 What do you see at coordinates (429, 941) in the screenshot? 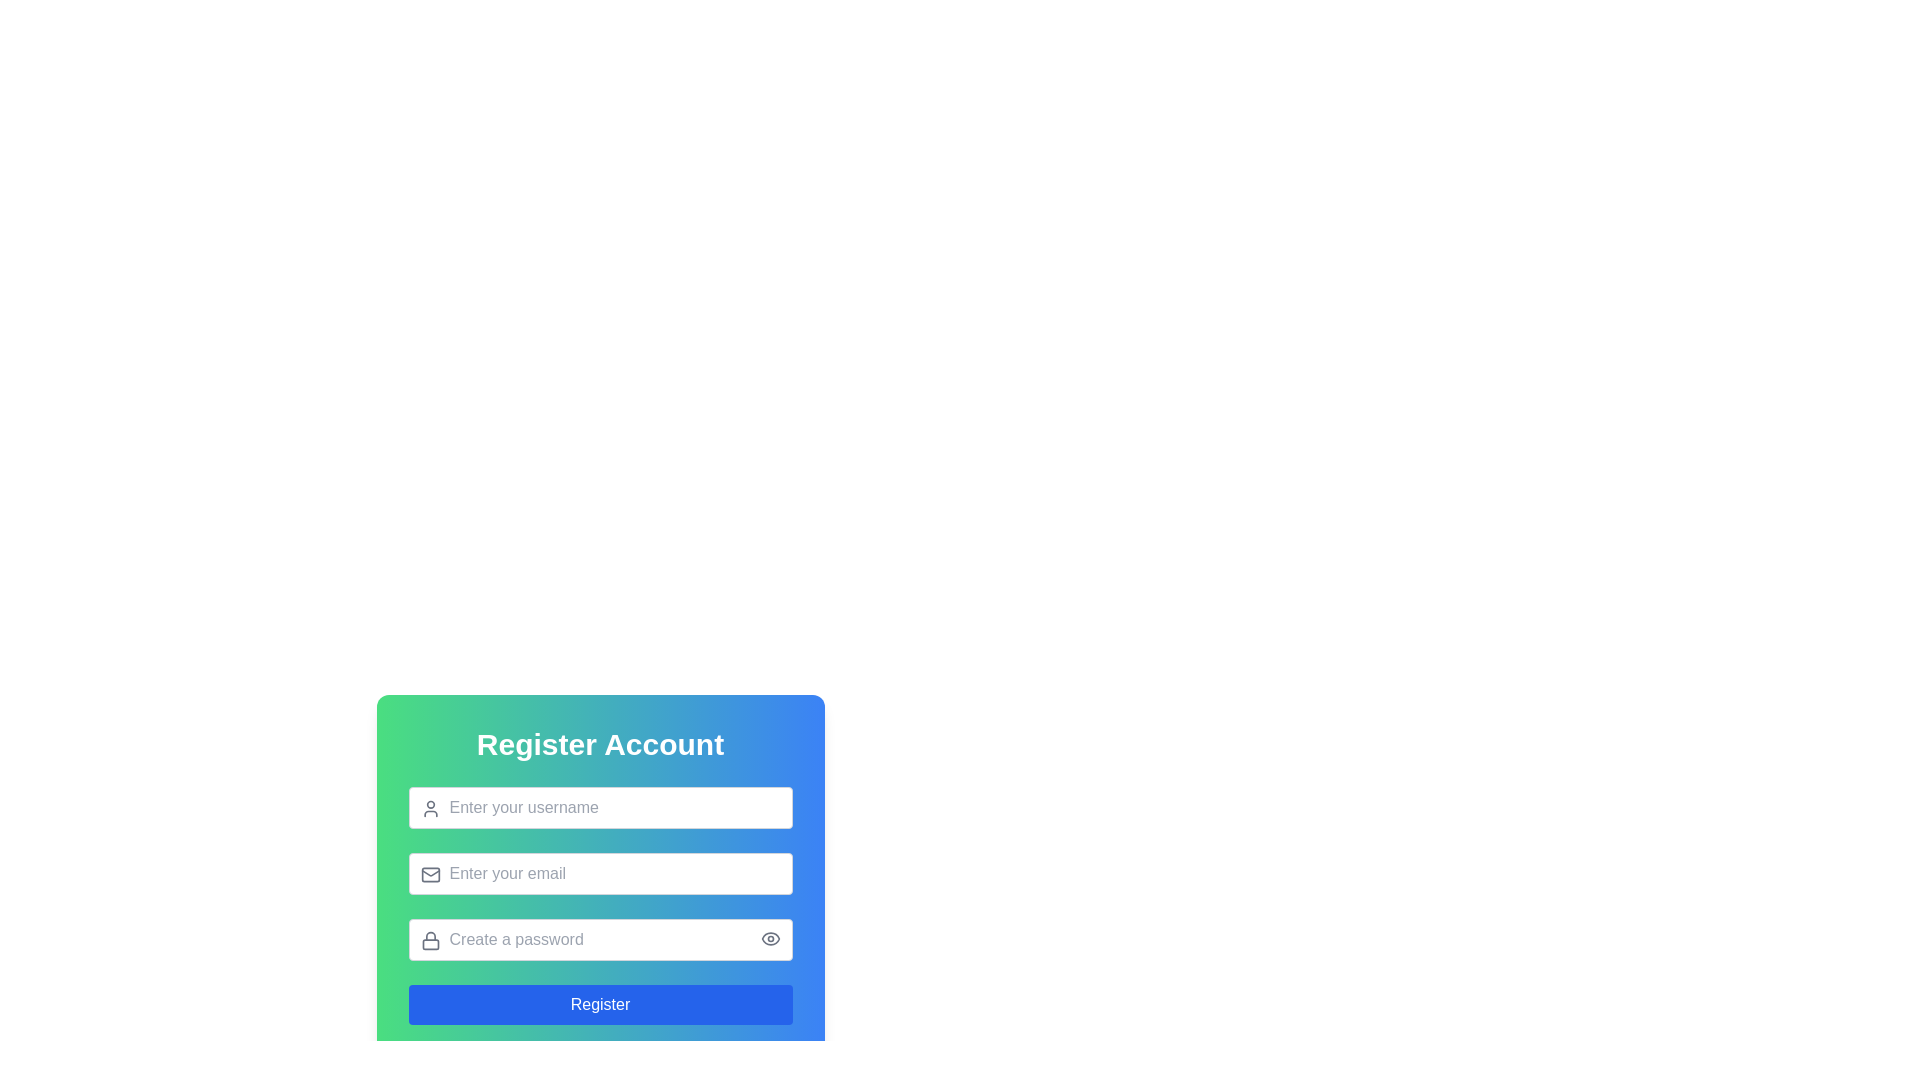
I see `the lock icon located to the left of the 'Create a password' input field, indicating secure password entry functionality` at bounding box center [429, 941].